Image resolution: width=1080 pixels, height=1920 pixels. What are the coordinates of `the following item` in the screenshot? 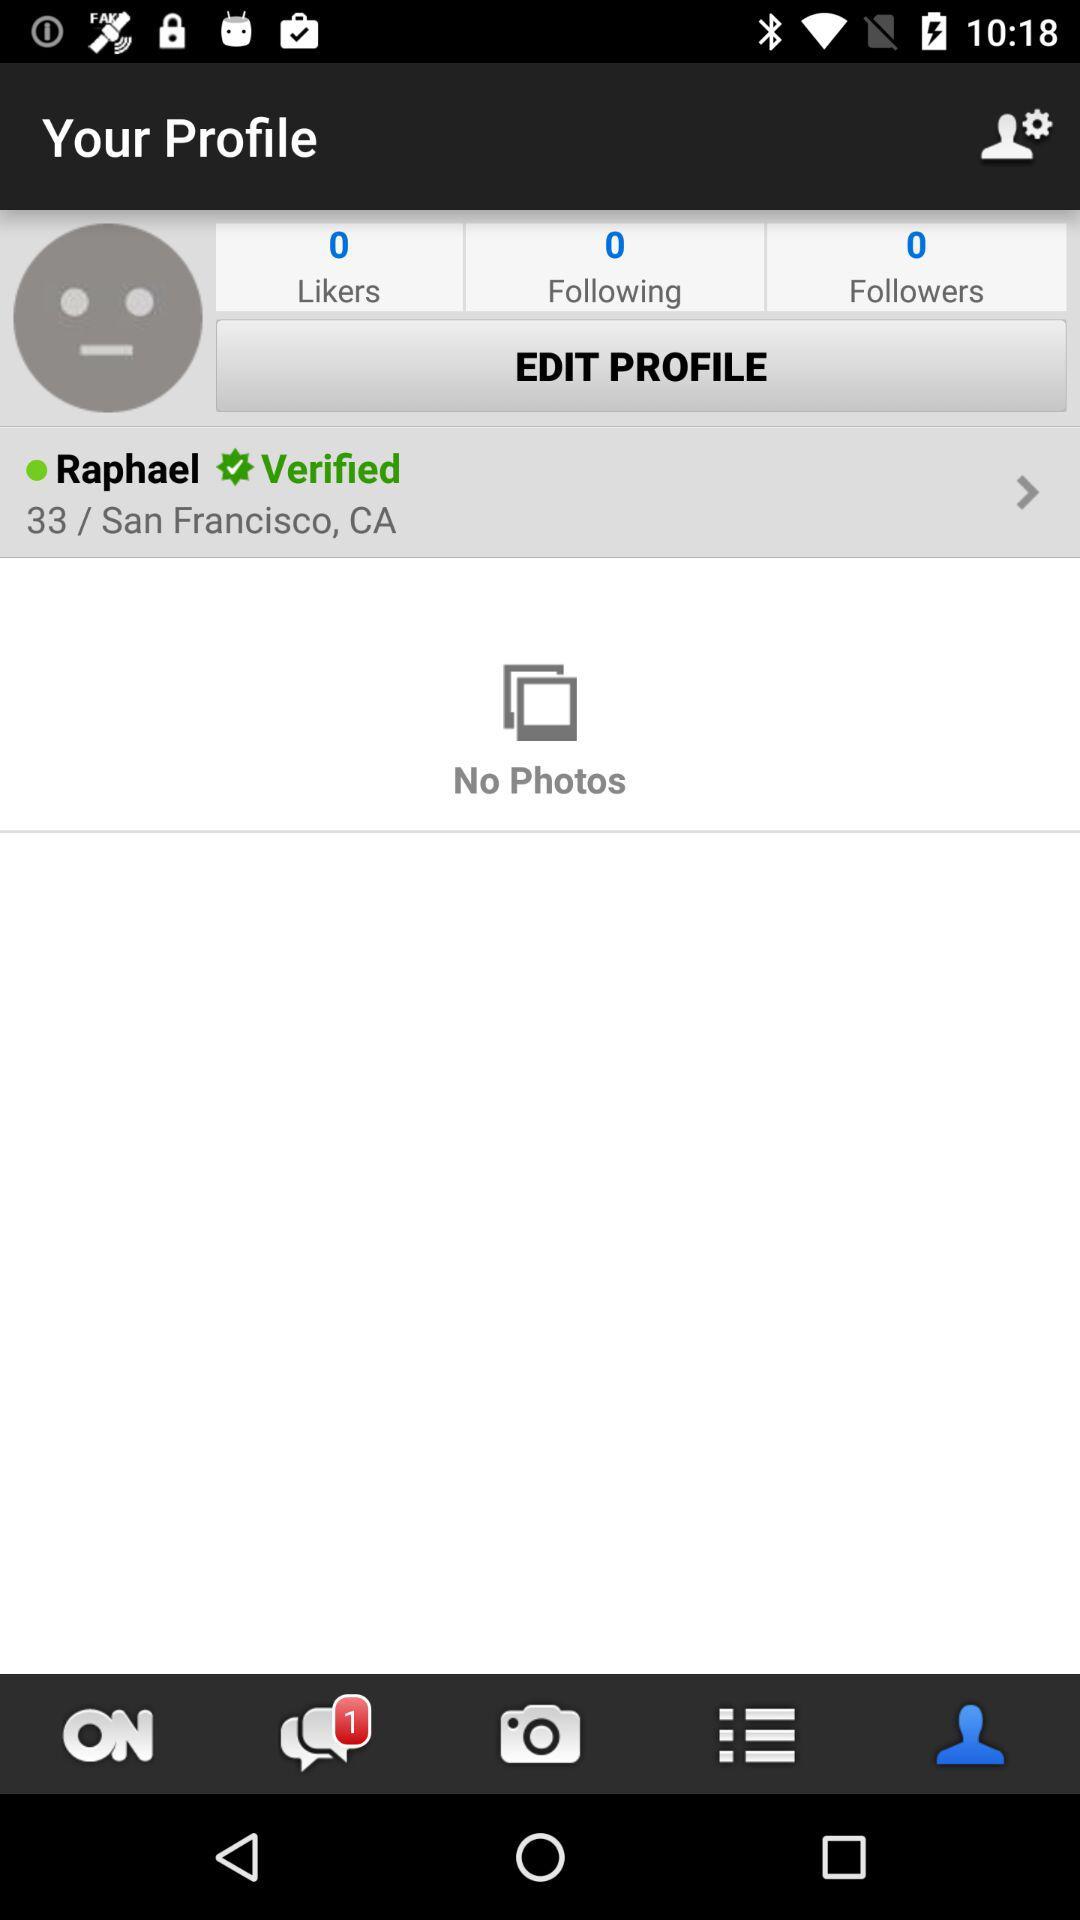 It's located at (613, 288).